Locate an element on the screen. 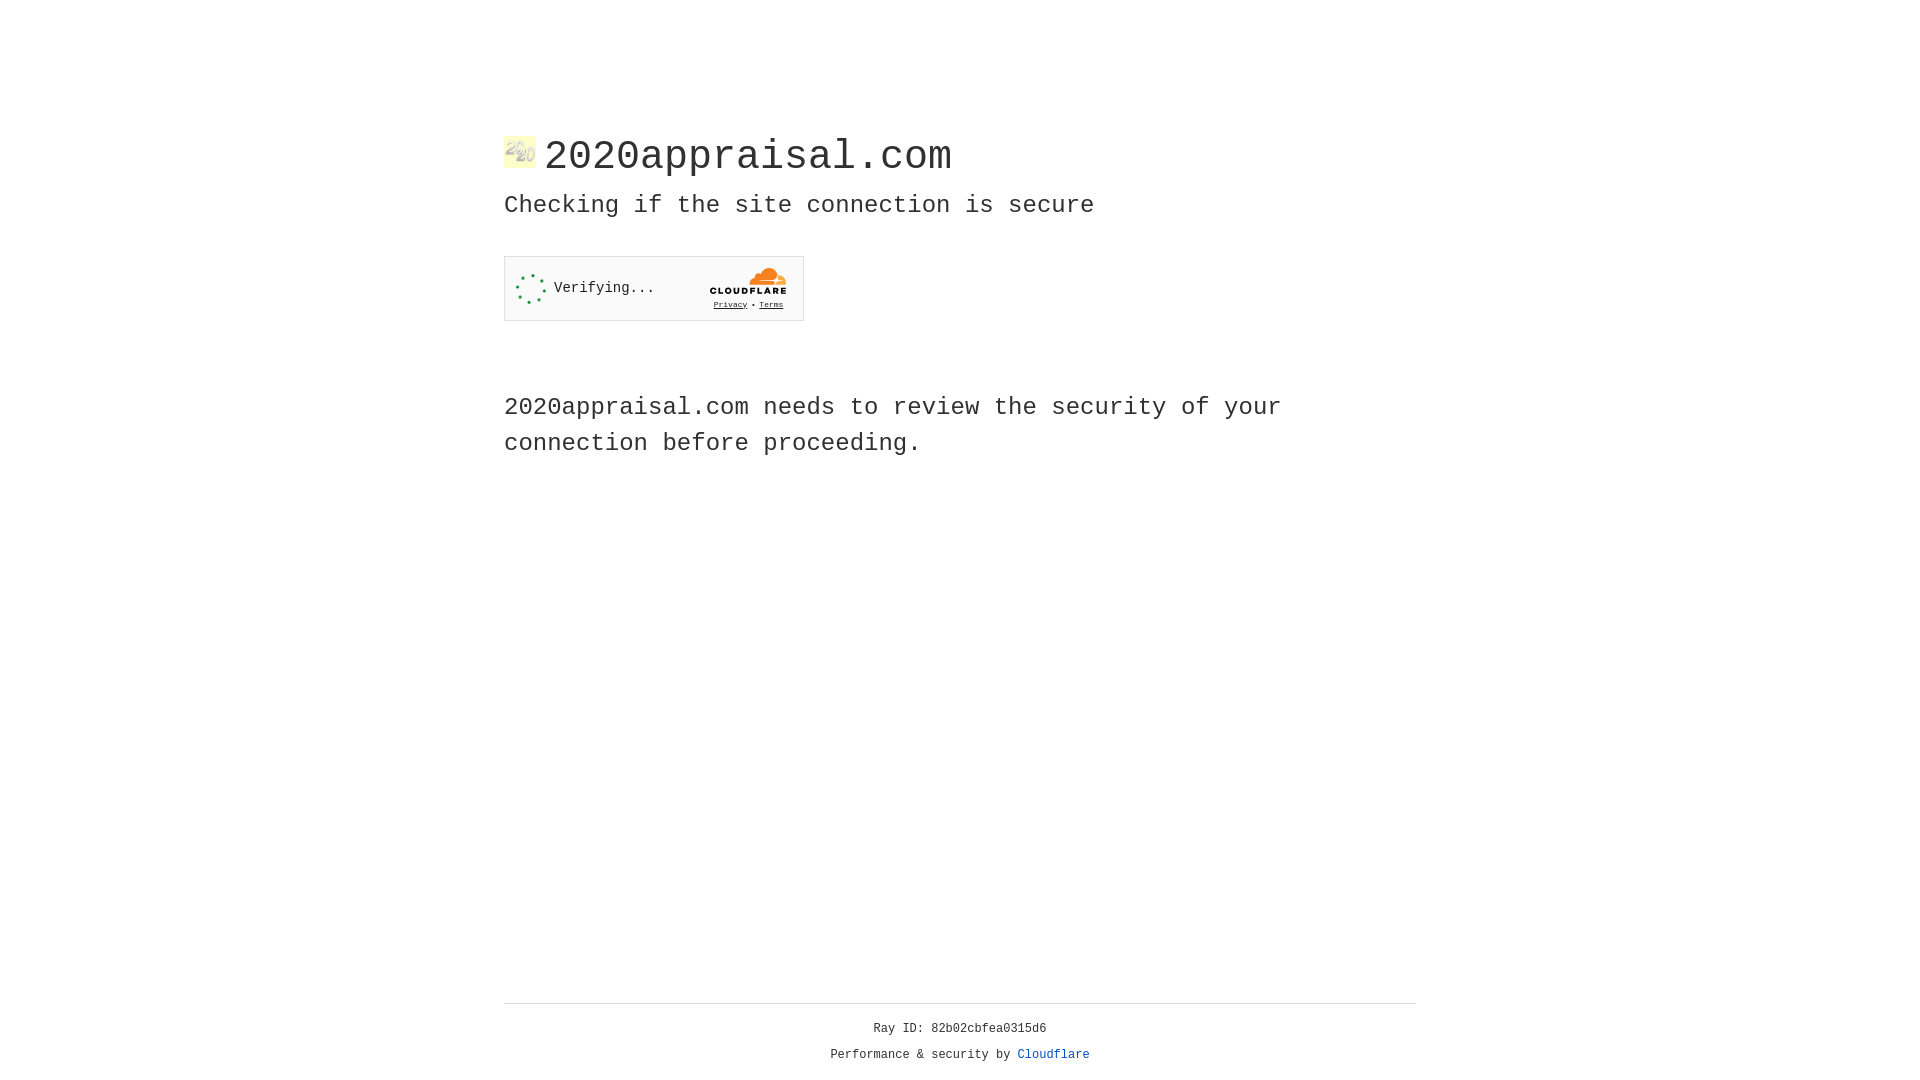  'Cloudflare' is located at coordinates (1053, 1054).